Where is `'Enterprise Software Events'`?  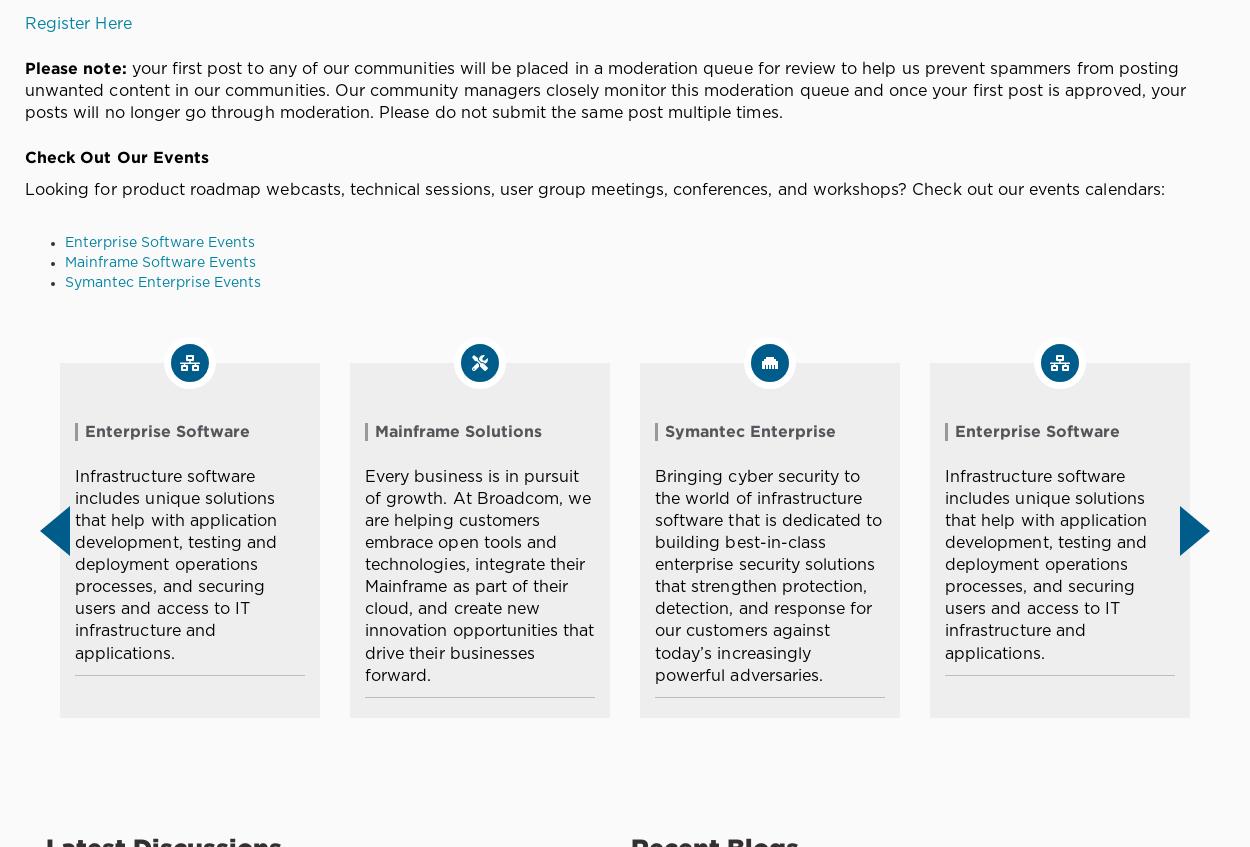 'Enterprise Software Events' is located at coordinates (64, 242).